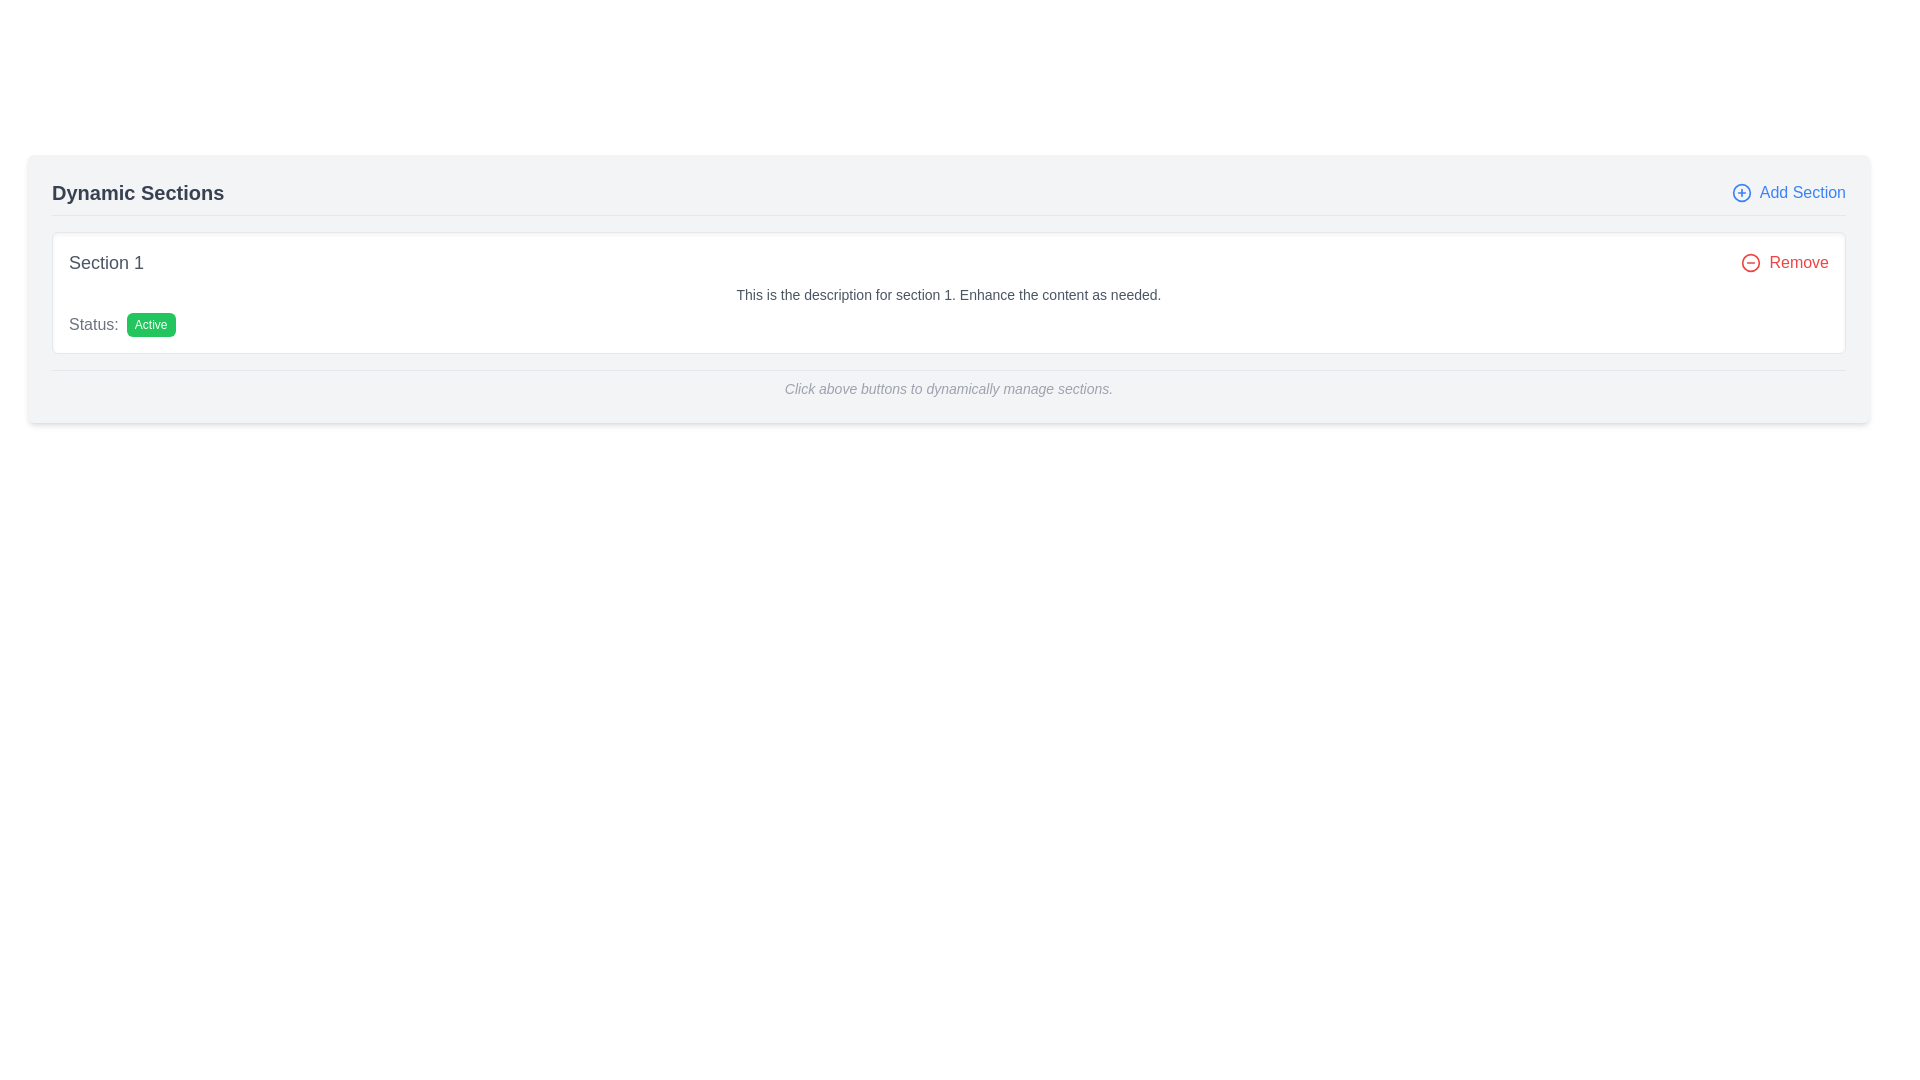 This screenshot has width=1920, height=1080. What do you see at coordinates (948, 294) in the screenshot?
I see `the Text label displaying 'This is the description for section 1. Enhance the content as needed.' which is centrally aligned and located between the section heading and the status indicator` at bounding box center [948, 294].